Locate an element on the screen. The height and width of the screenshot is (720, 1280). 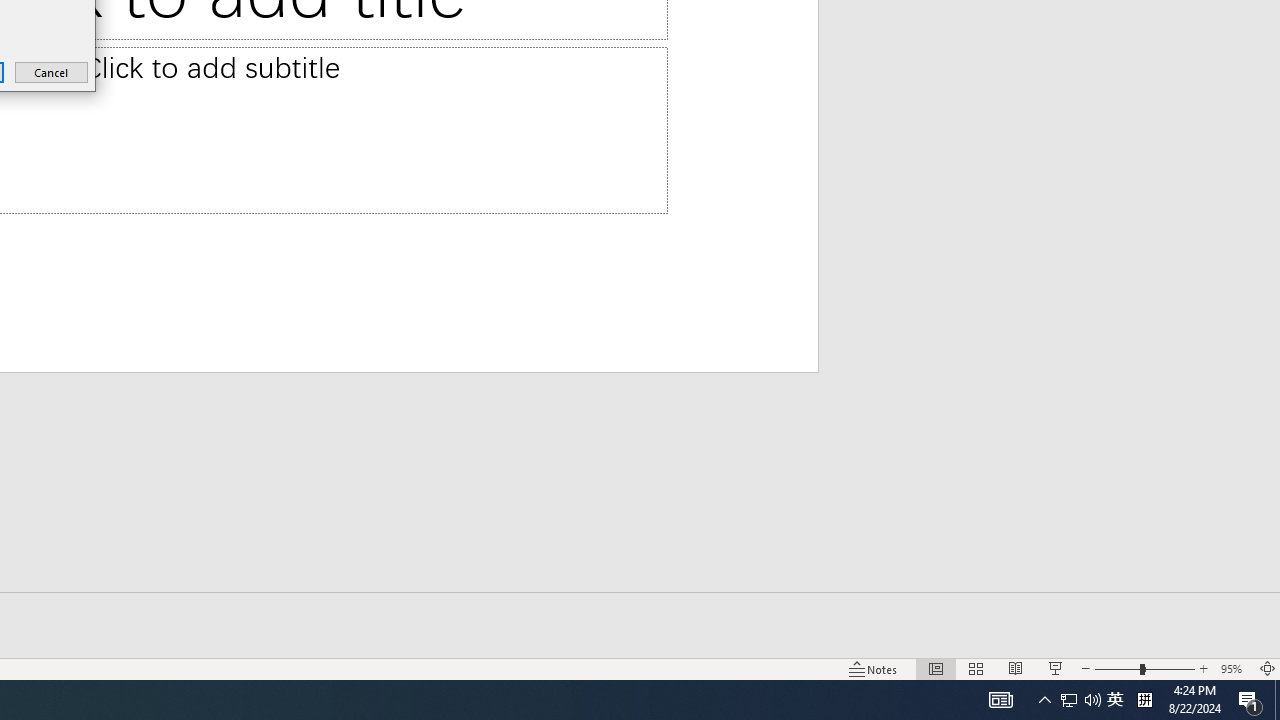
'Zoom 95%' is located at coordinates (1233, 669).